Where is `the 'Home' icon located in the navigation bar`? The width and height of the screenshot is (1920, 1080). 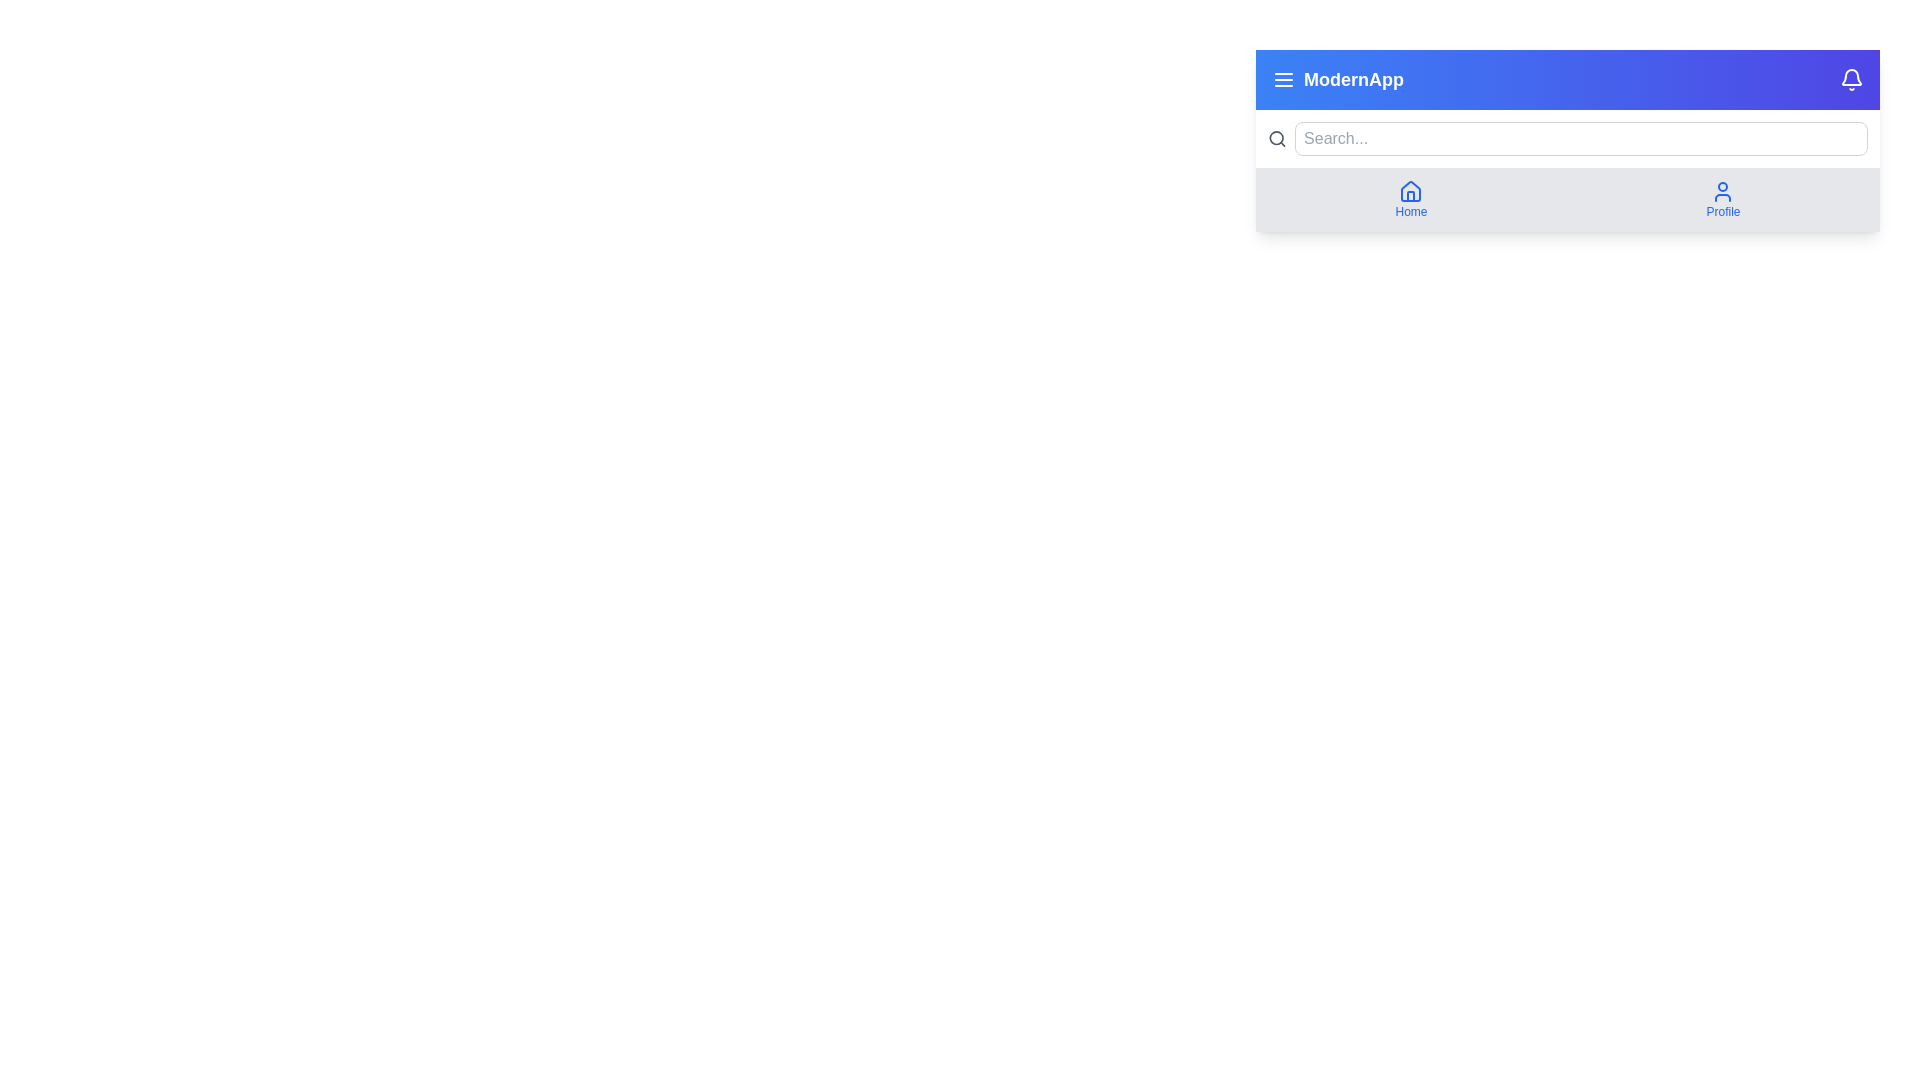
the 'Home' icon located in the navigation bar is located at coordinates (1410, 191).